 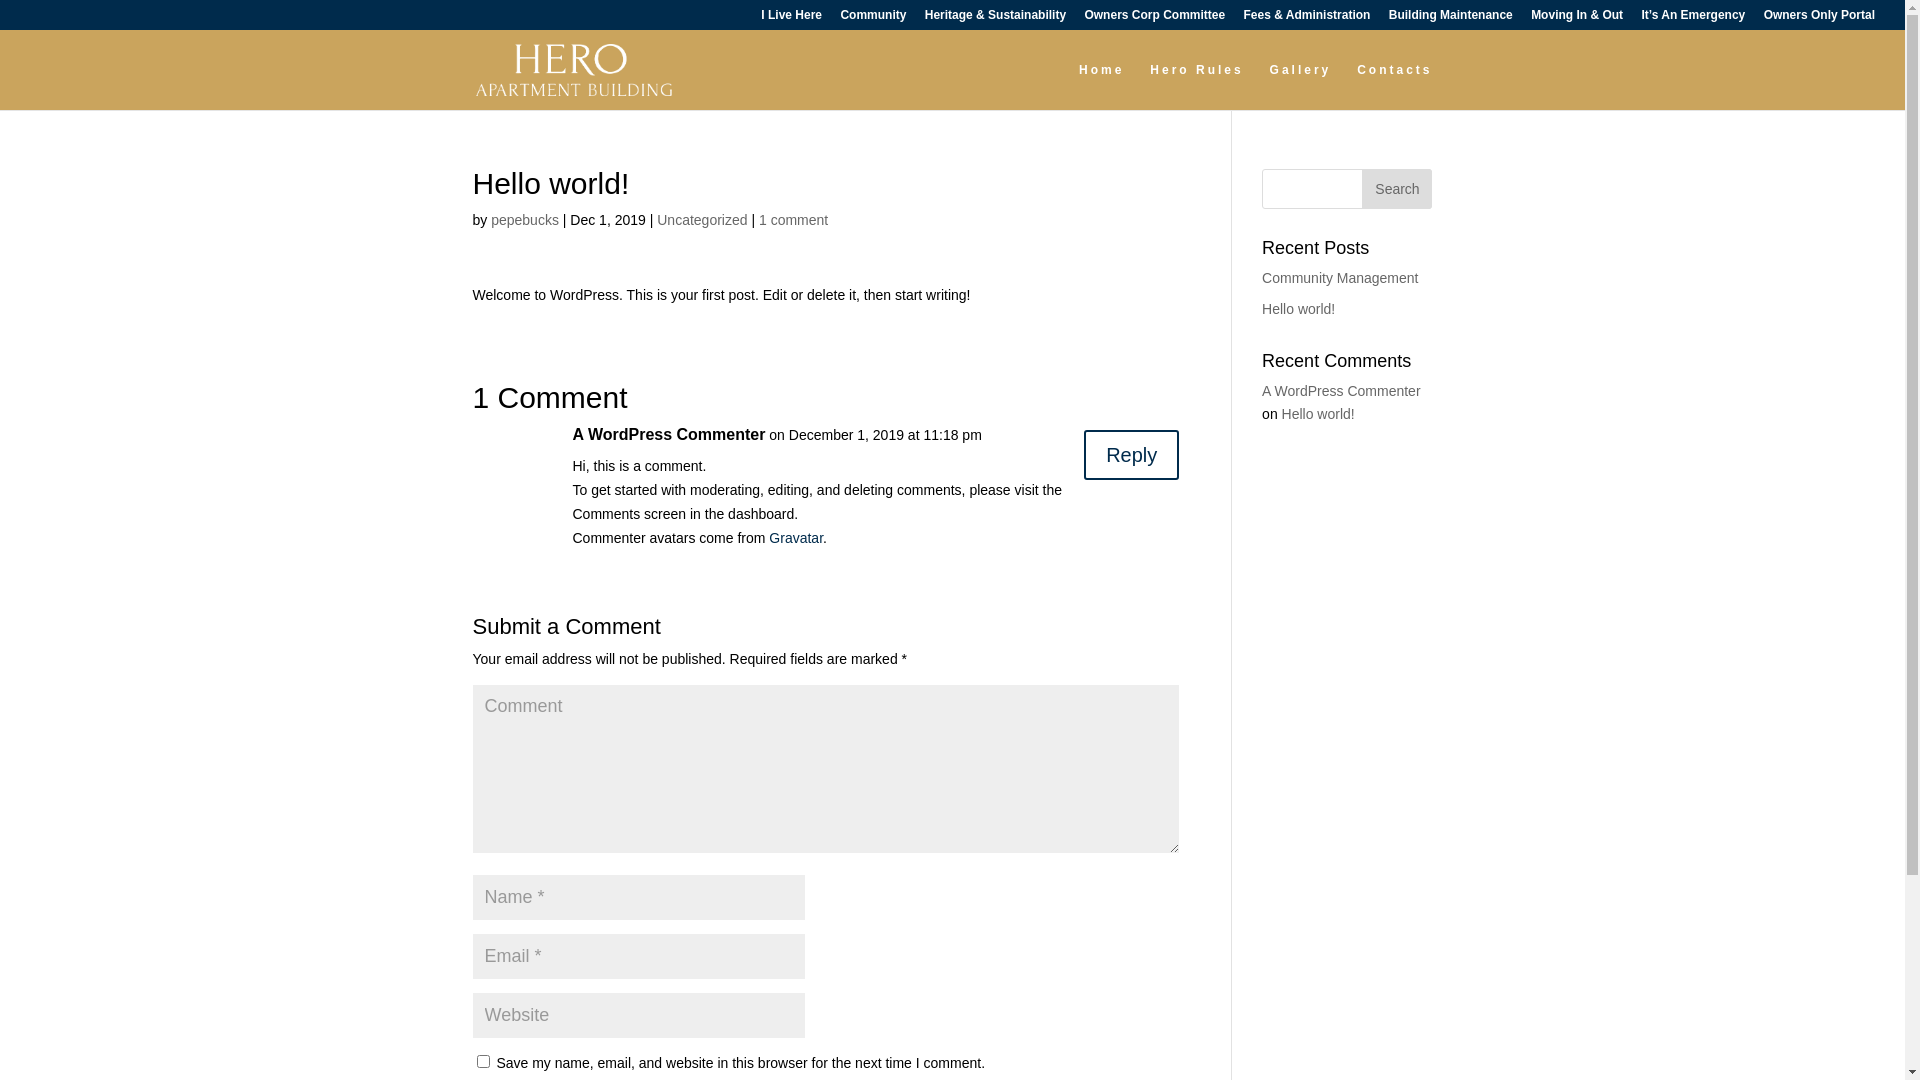 What do you see at coordinates (1100, 85) in the screenshot?
I see `'Home'` at bounding box center [1100, 85].